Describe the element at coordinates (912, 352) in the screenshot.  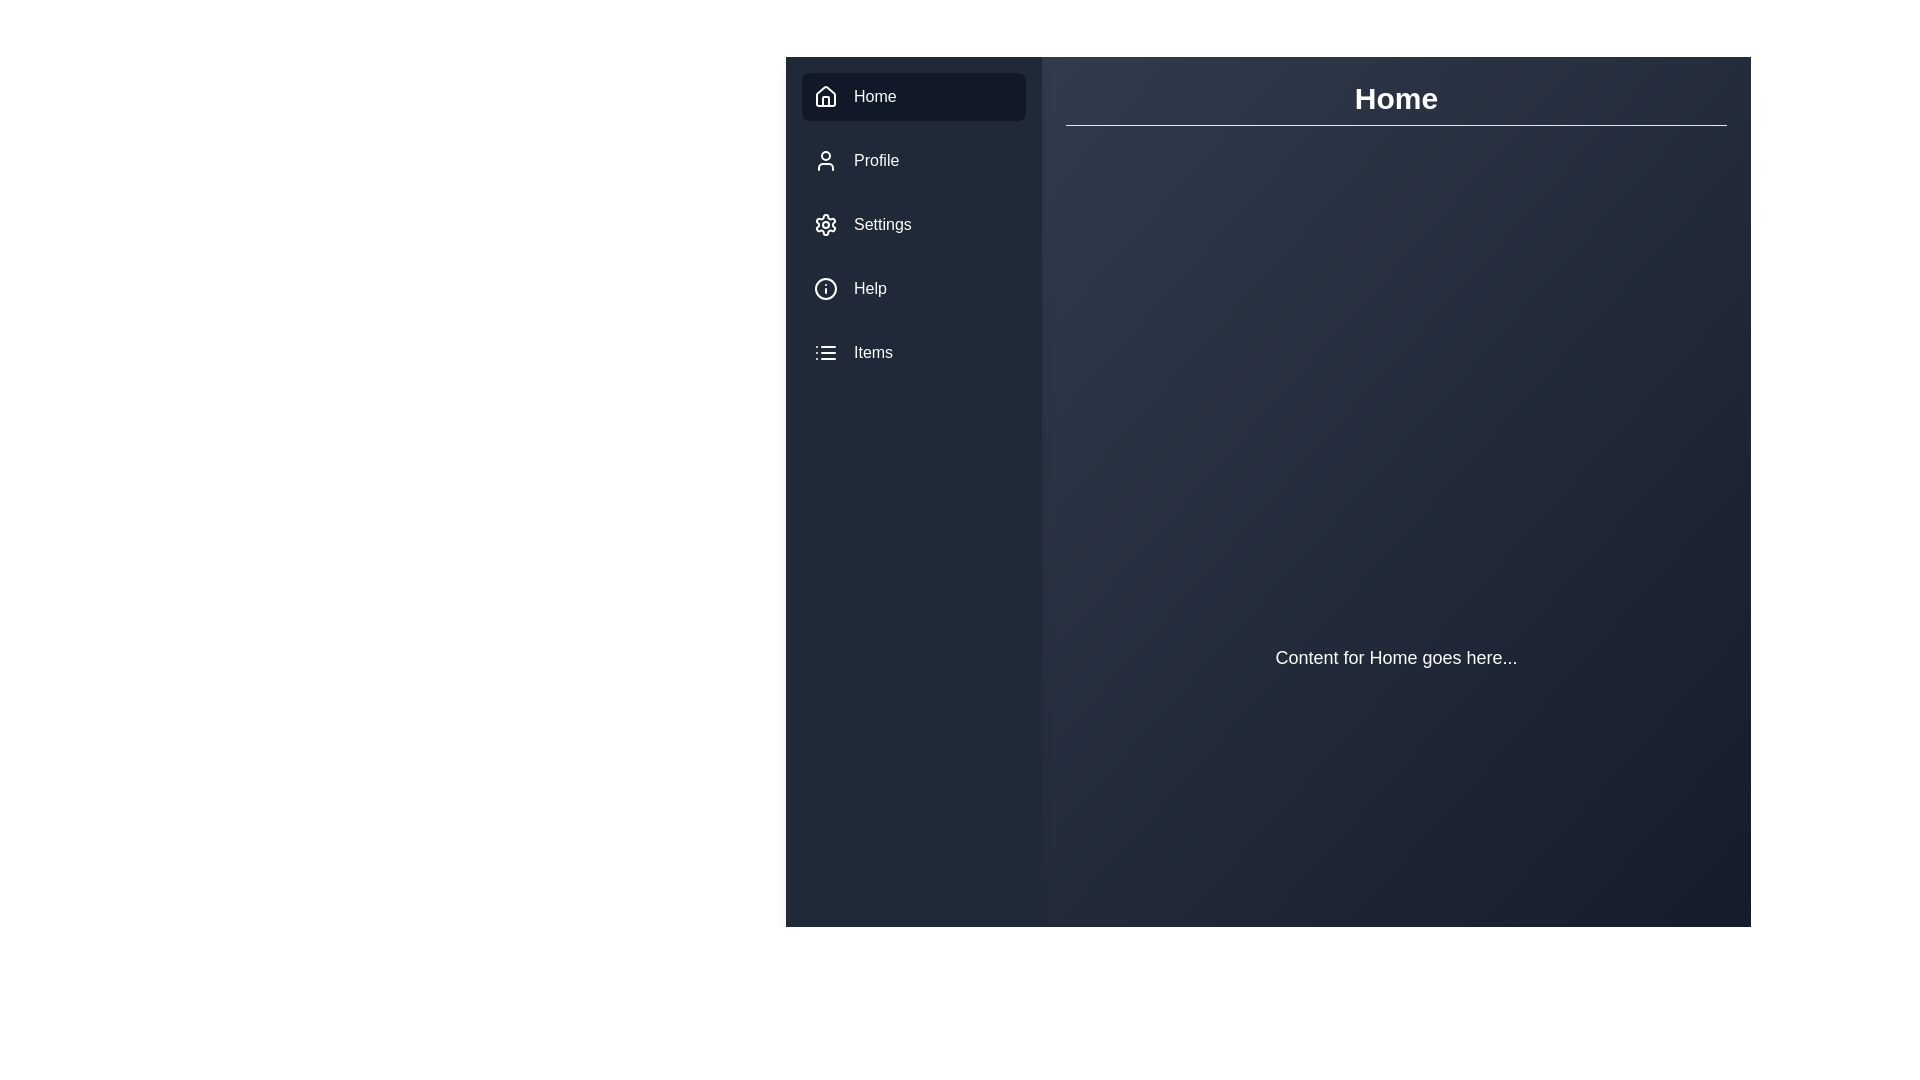
I see `the menu item labeled Items` at that location.